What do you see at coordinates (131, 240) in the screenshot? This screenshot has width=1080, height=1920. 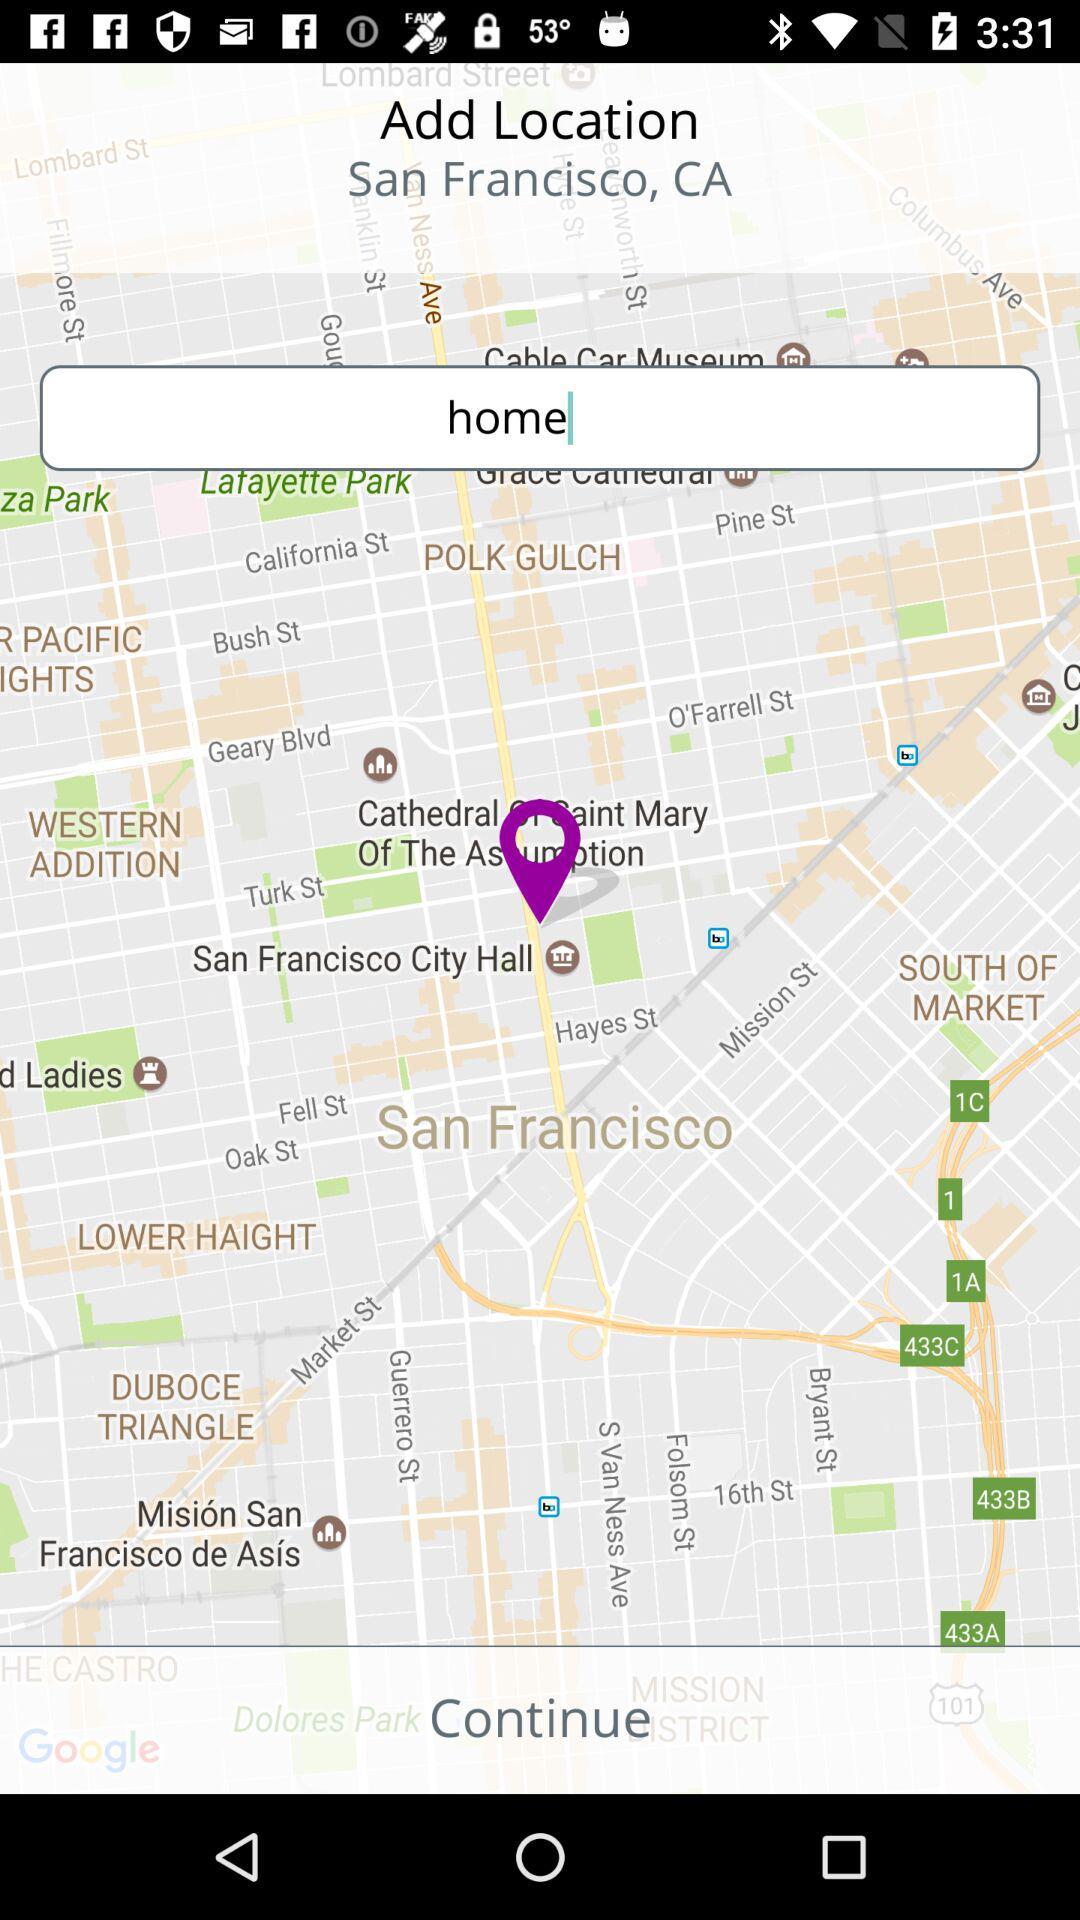 I see `set your location` at bounding box center [131, 240].